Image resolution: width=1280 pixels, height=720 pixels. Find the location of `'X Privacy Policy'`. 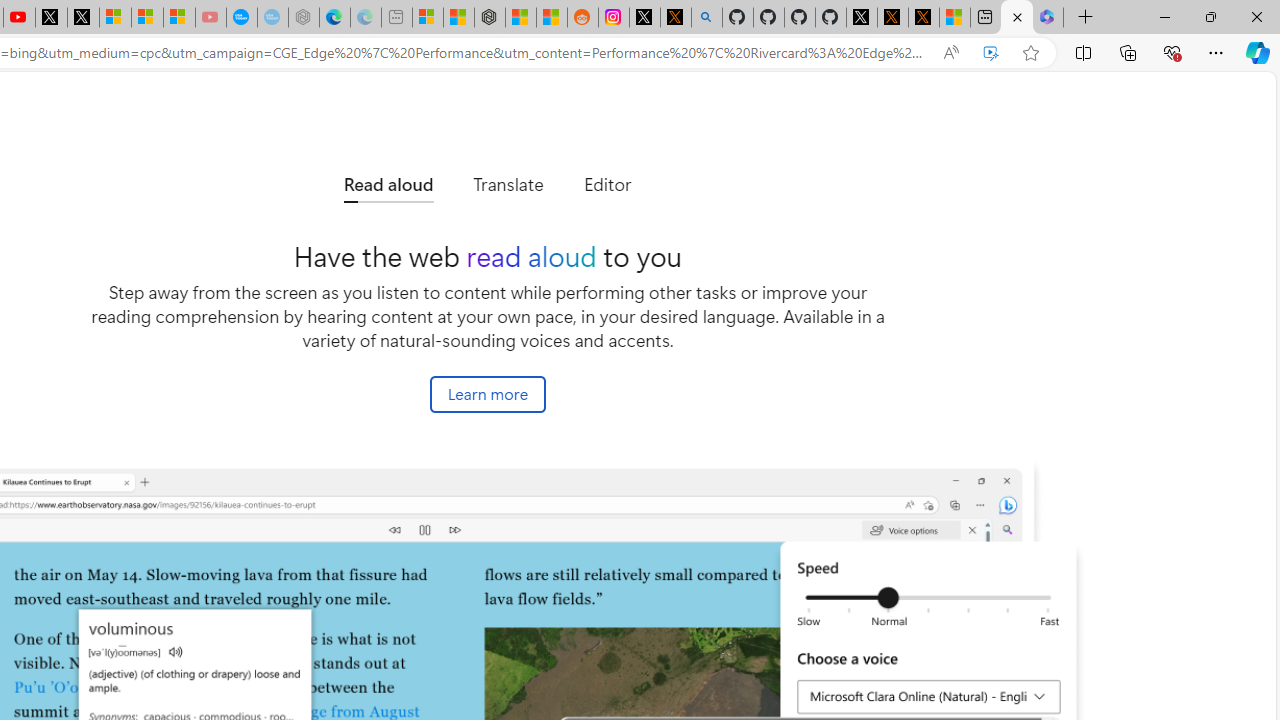

'X Privacy Policy' is located at coordinates (923, 17).